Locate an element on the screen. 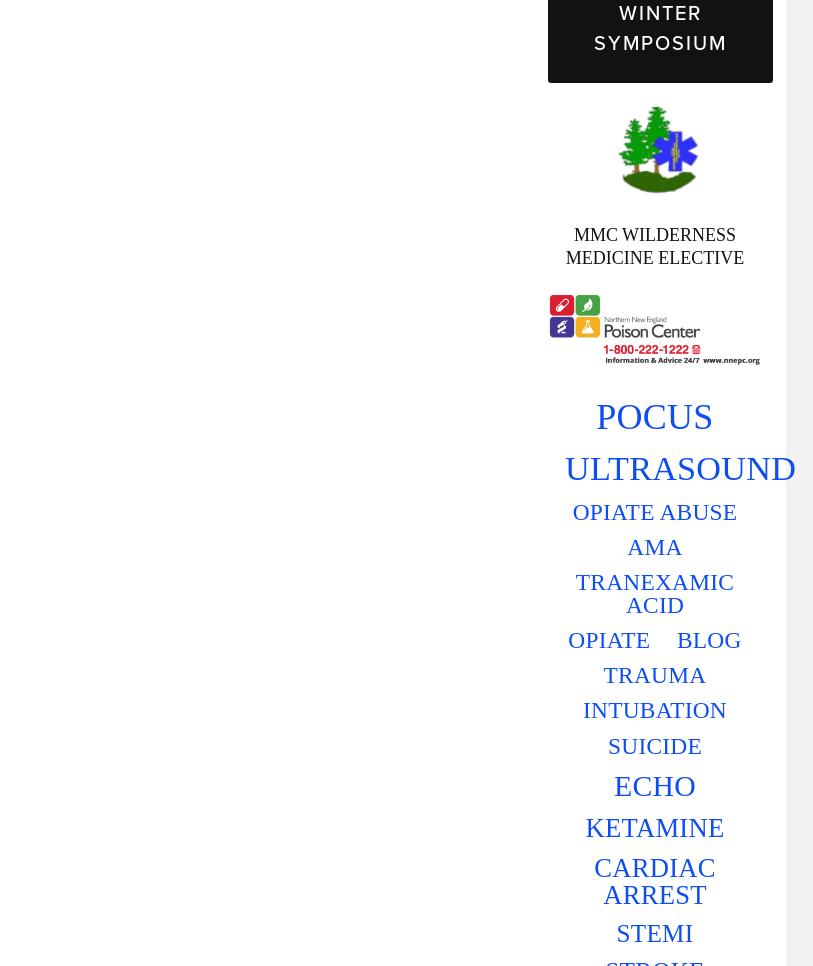  'AMA' is located at coordinates (626, 545).